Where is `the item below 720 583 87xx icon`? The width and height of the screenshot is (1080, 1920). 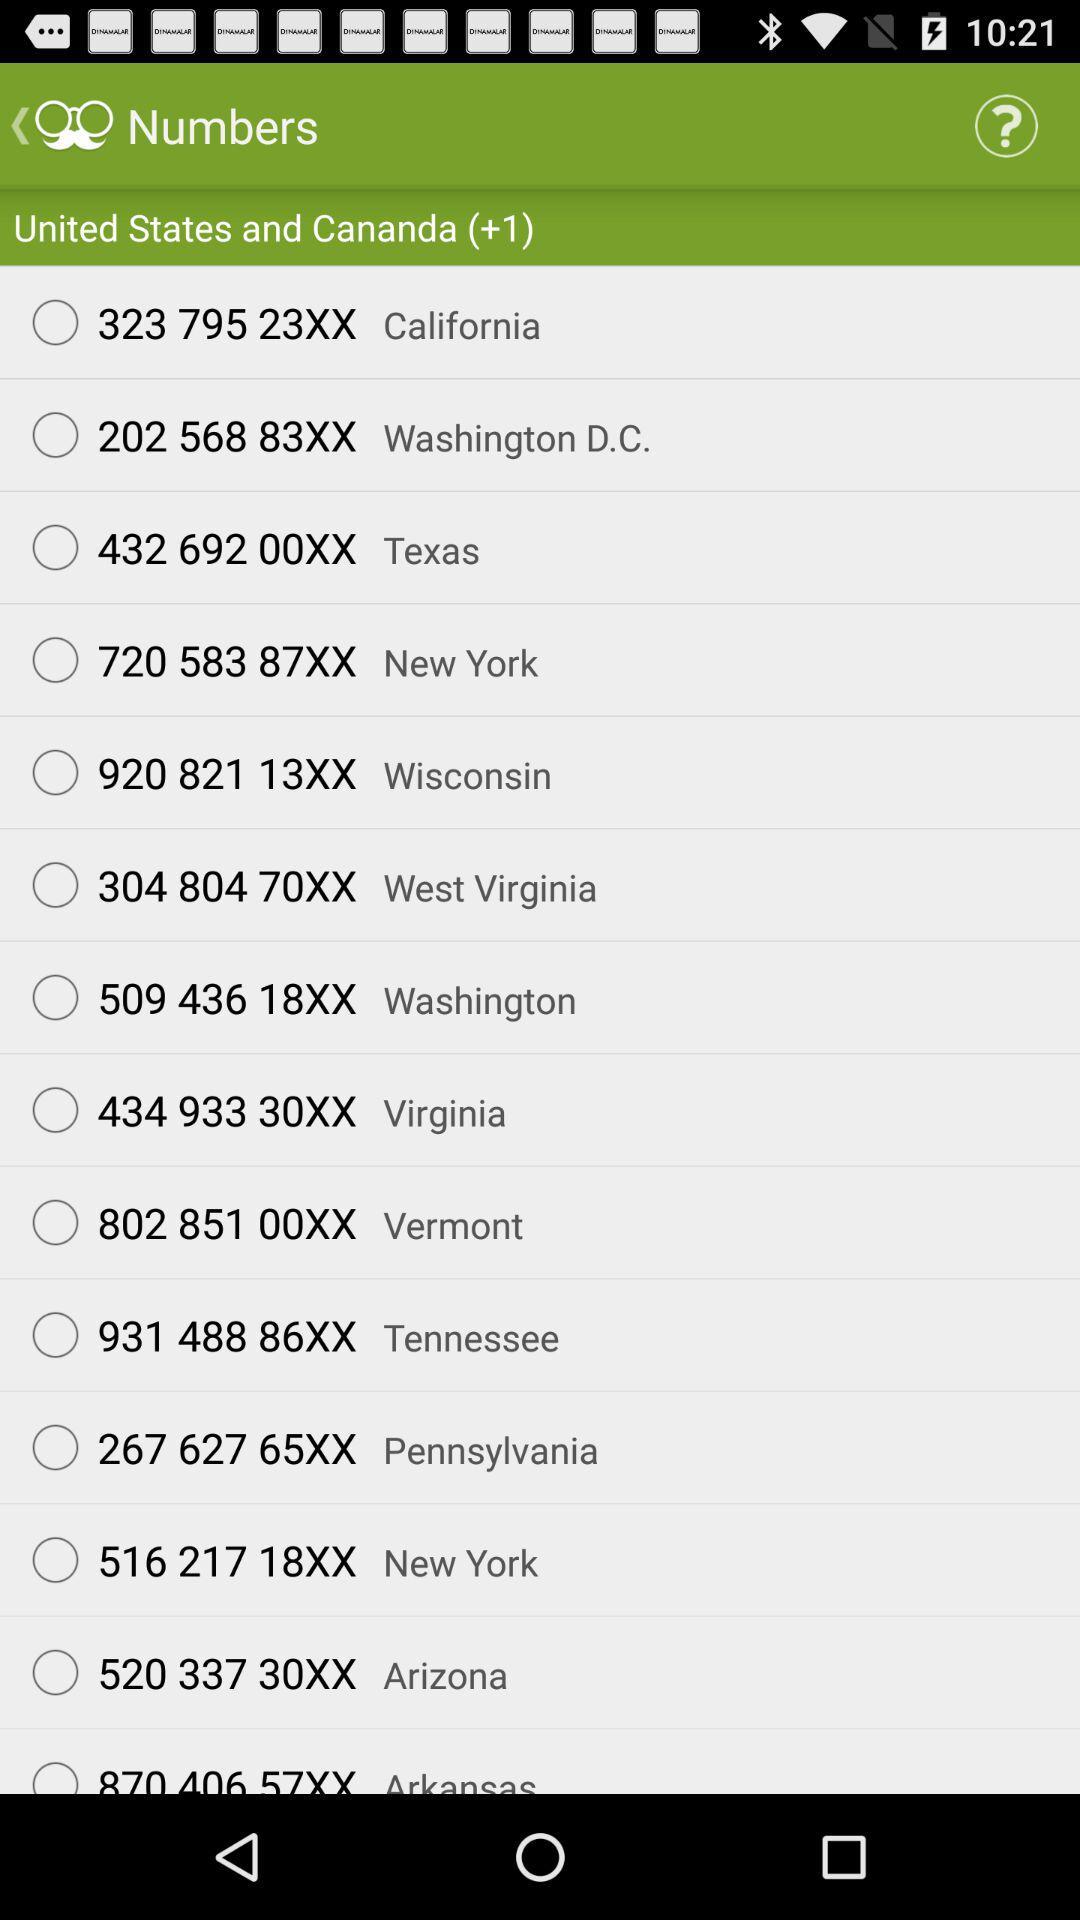
the item below 720 583 87xx icon is located at coordinates (454, 773).